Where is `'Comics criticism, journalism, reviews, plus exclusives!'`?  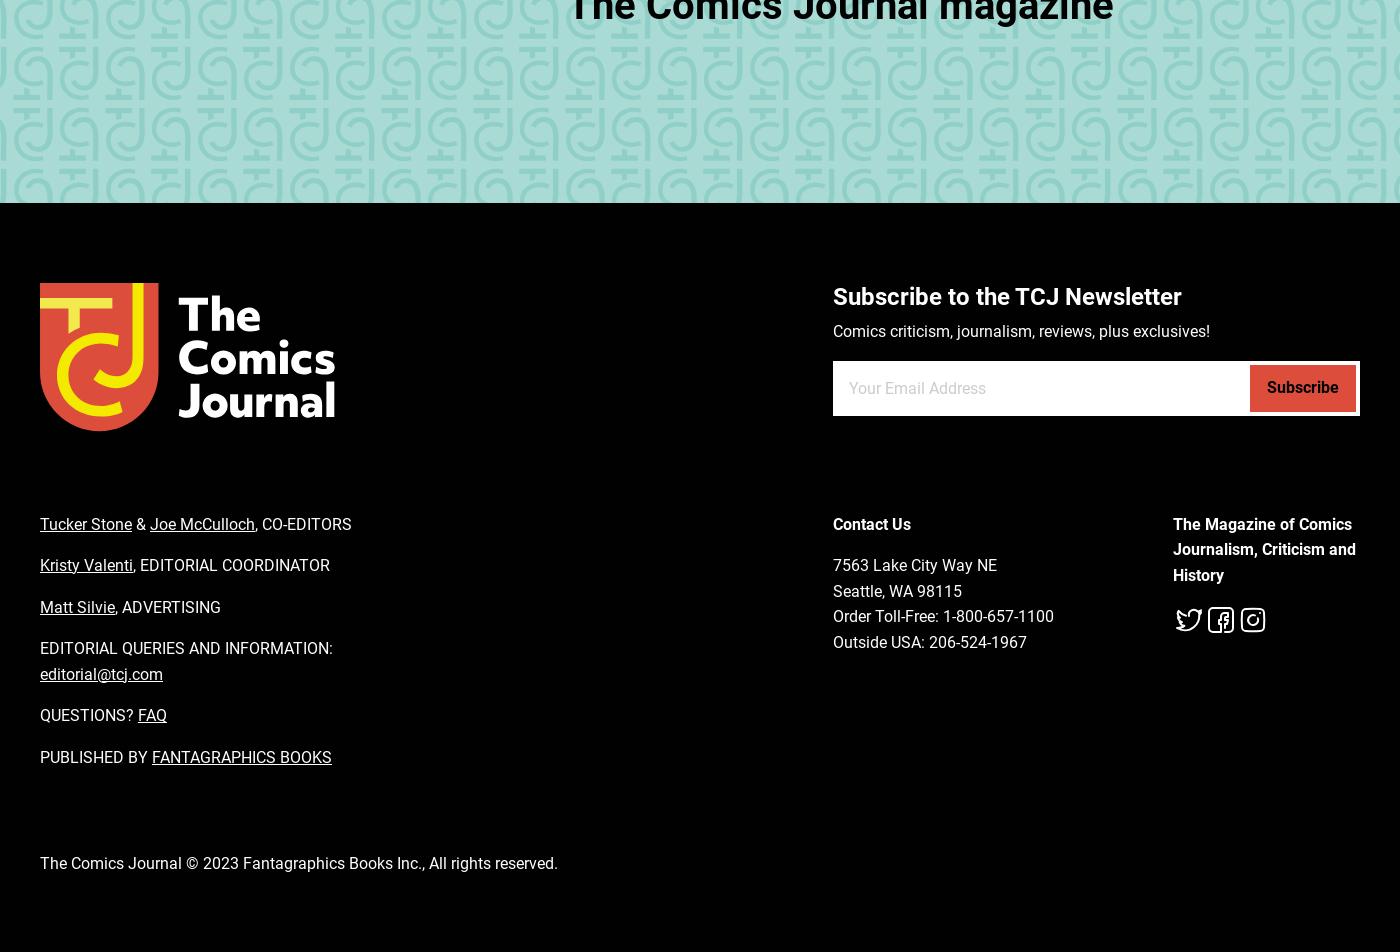 'Comics criticism, journalism, reviews, plus exclusives!' is located at coordinates (833, 331).